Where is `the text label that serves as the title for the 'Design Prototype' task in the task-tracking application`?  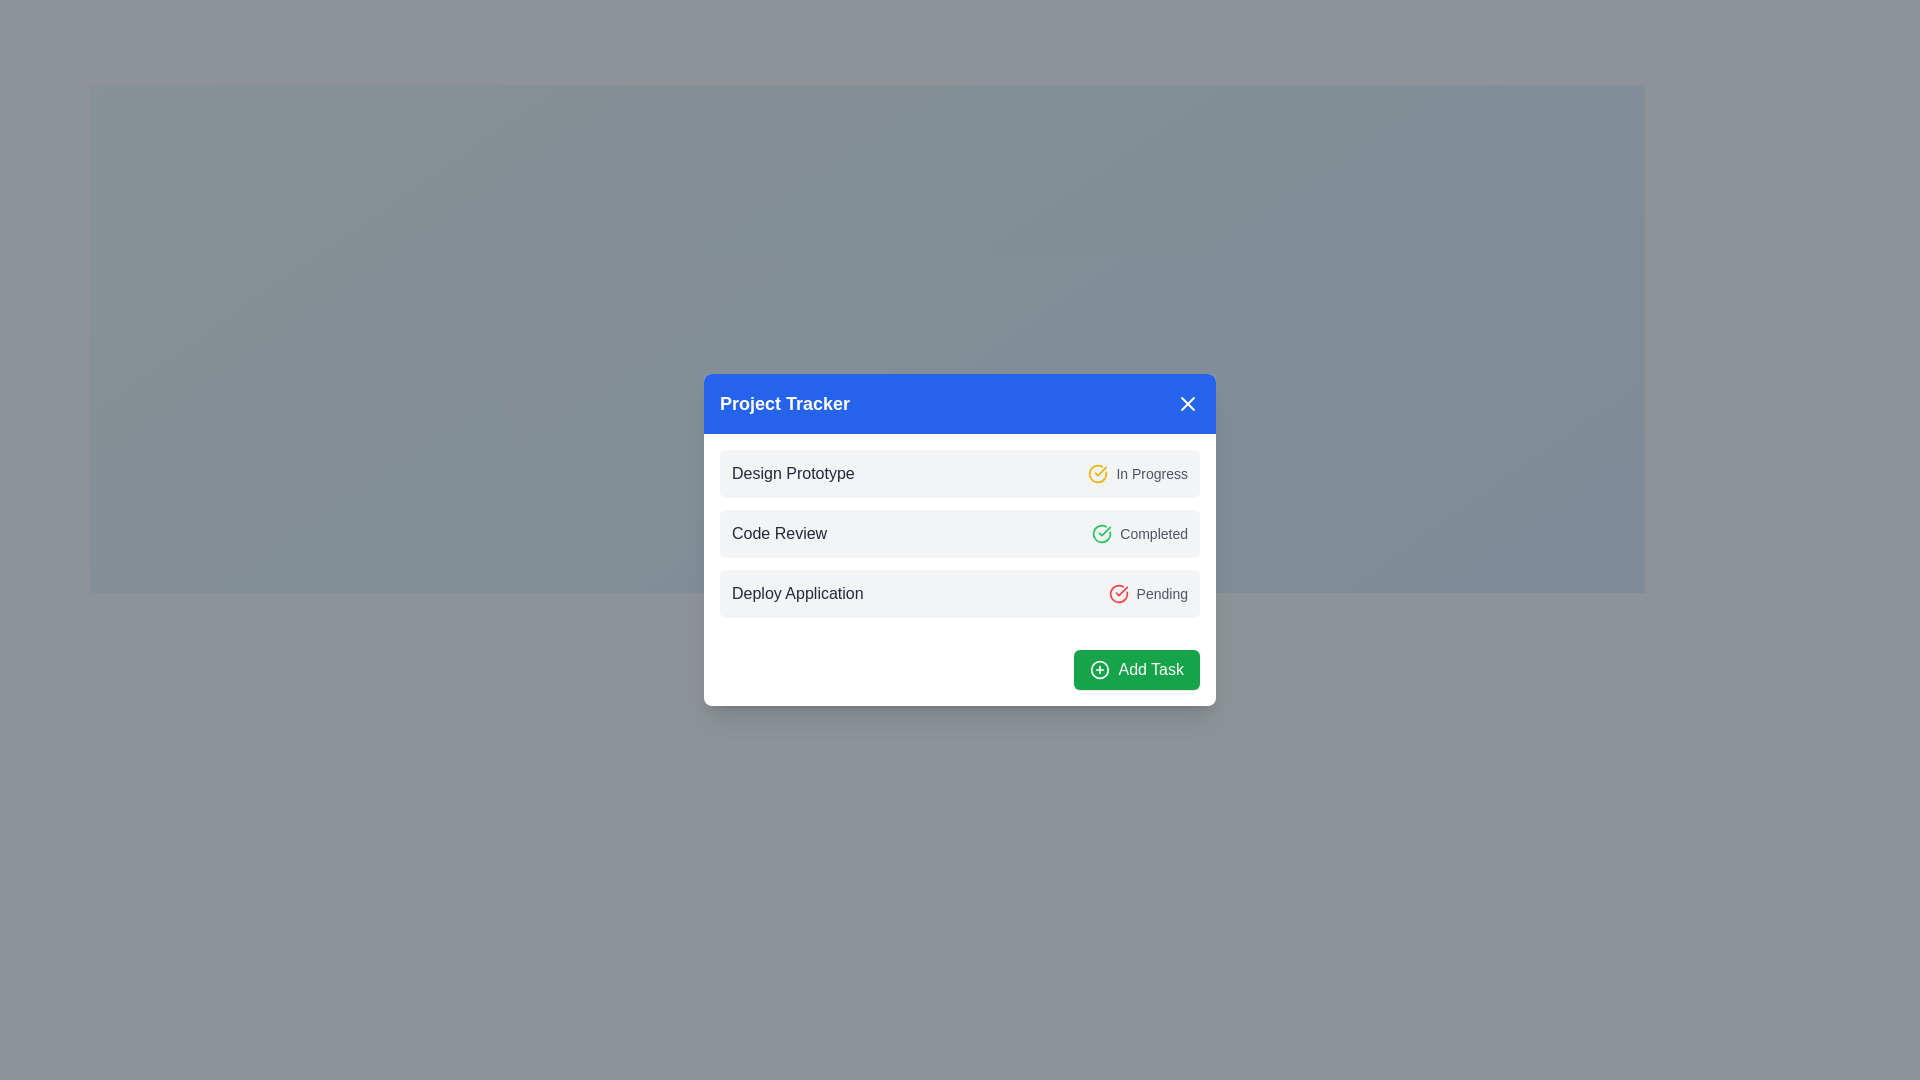 the text label that serves as the title for the 'Design Prototype' task in the task-tracking application is located at coordinates (792, 474).